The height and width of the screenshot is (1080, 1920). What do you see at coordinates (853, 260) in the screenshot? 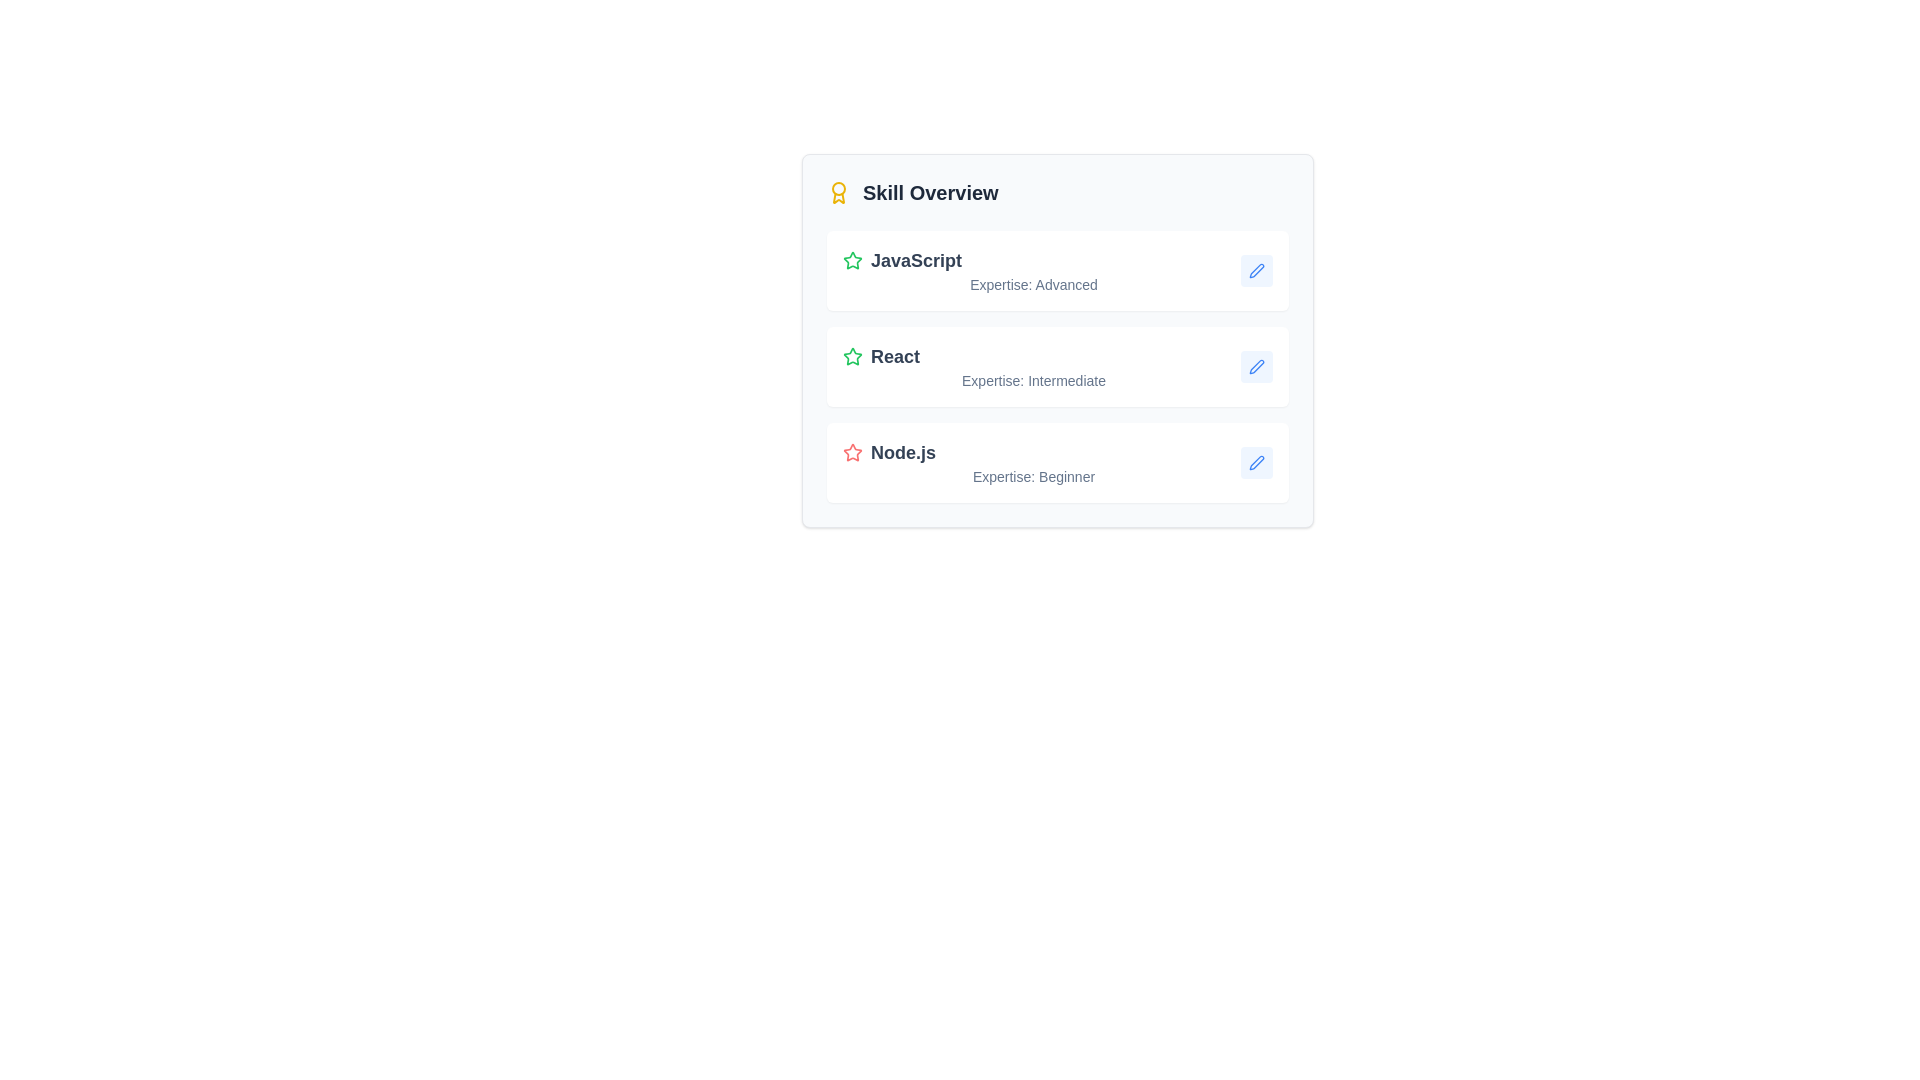
I see `the green star icon indicating expertise for the 'JavaScript' skill, located to the left of the 'JavaScript' text in the 'Skill Overview' section` at bounding box center [853, 260].